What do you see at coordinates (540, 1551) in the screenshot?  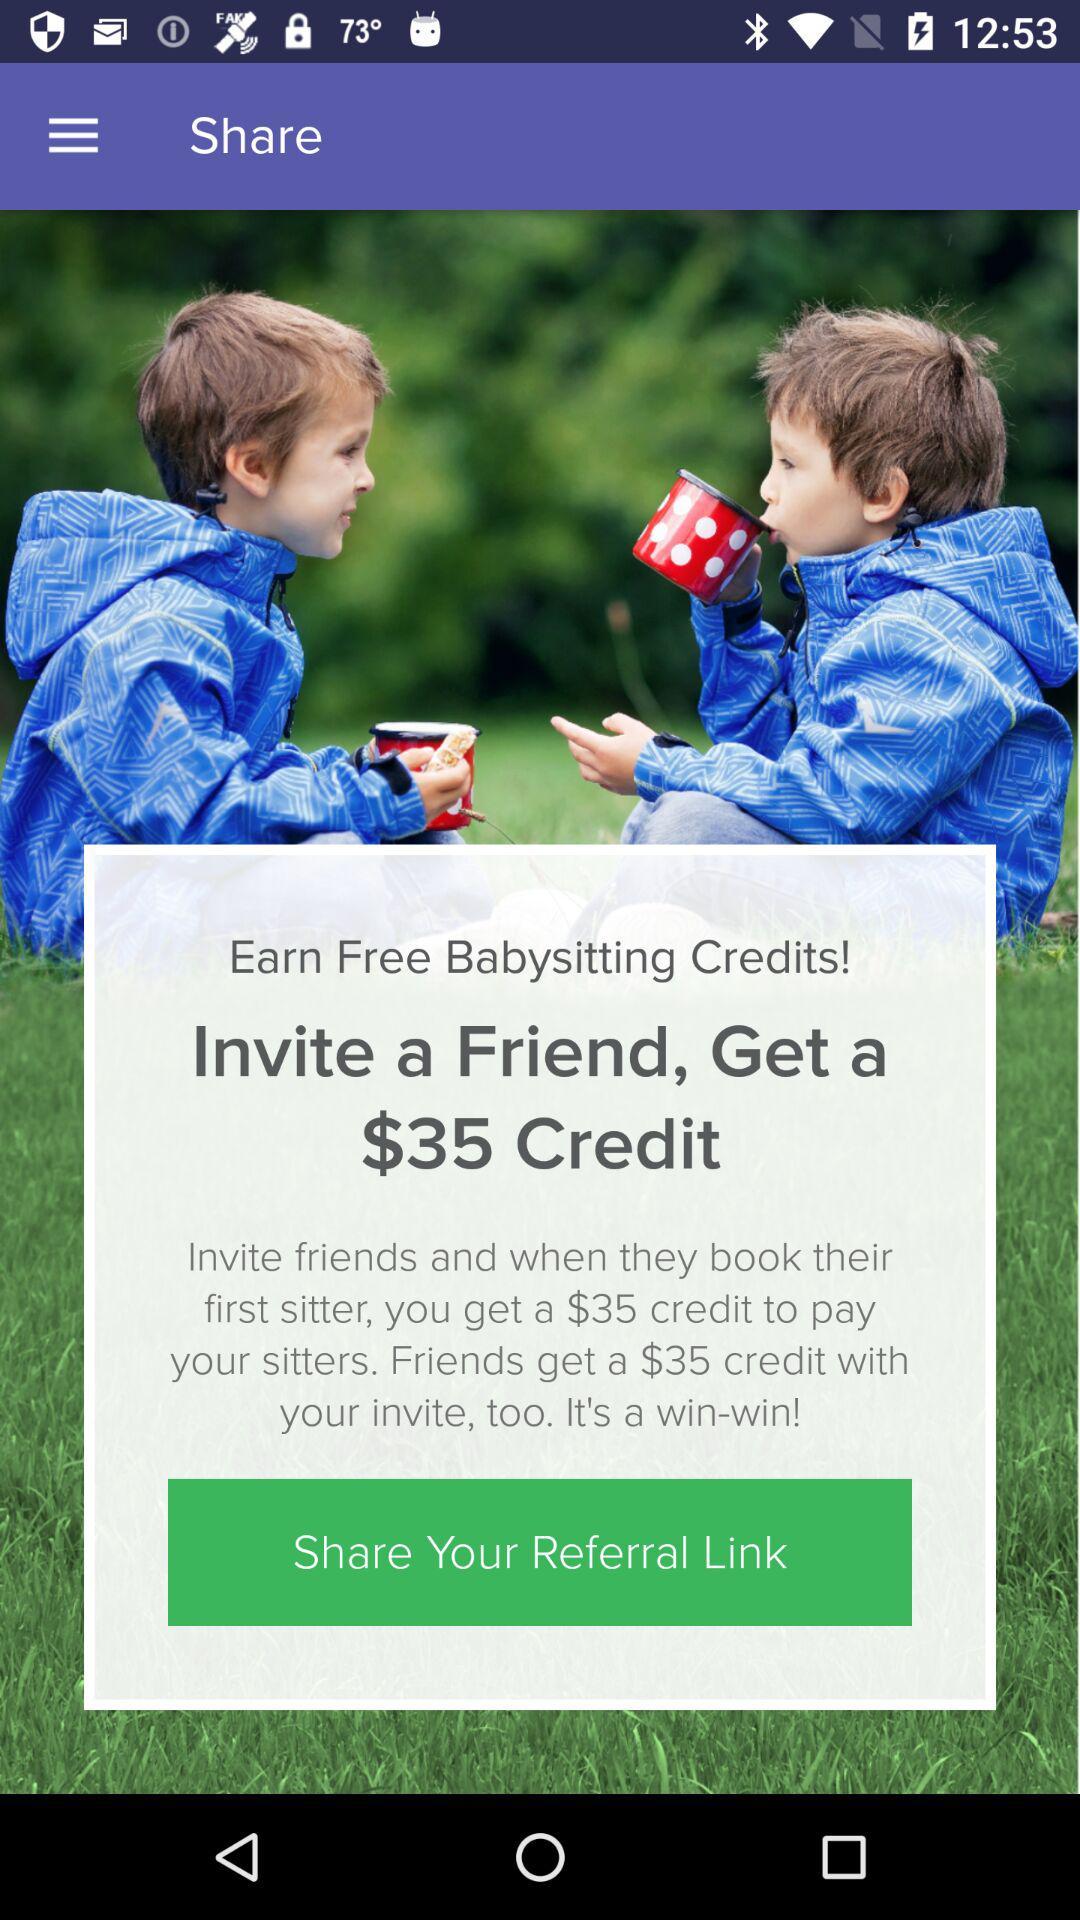 I see `the icon below invite friends and icon` at bounding box center [540, 1551].